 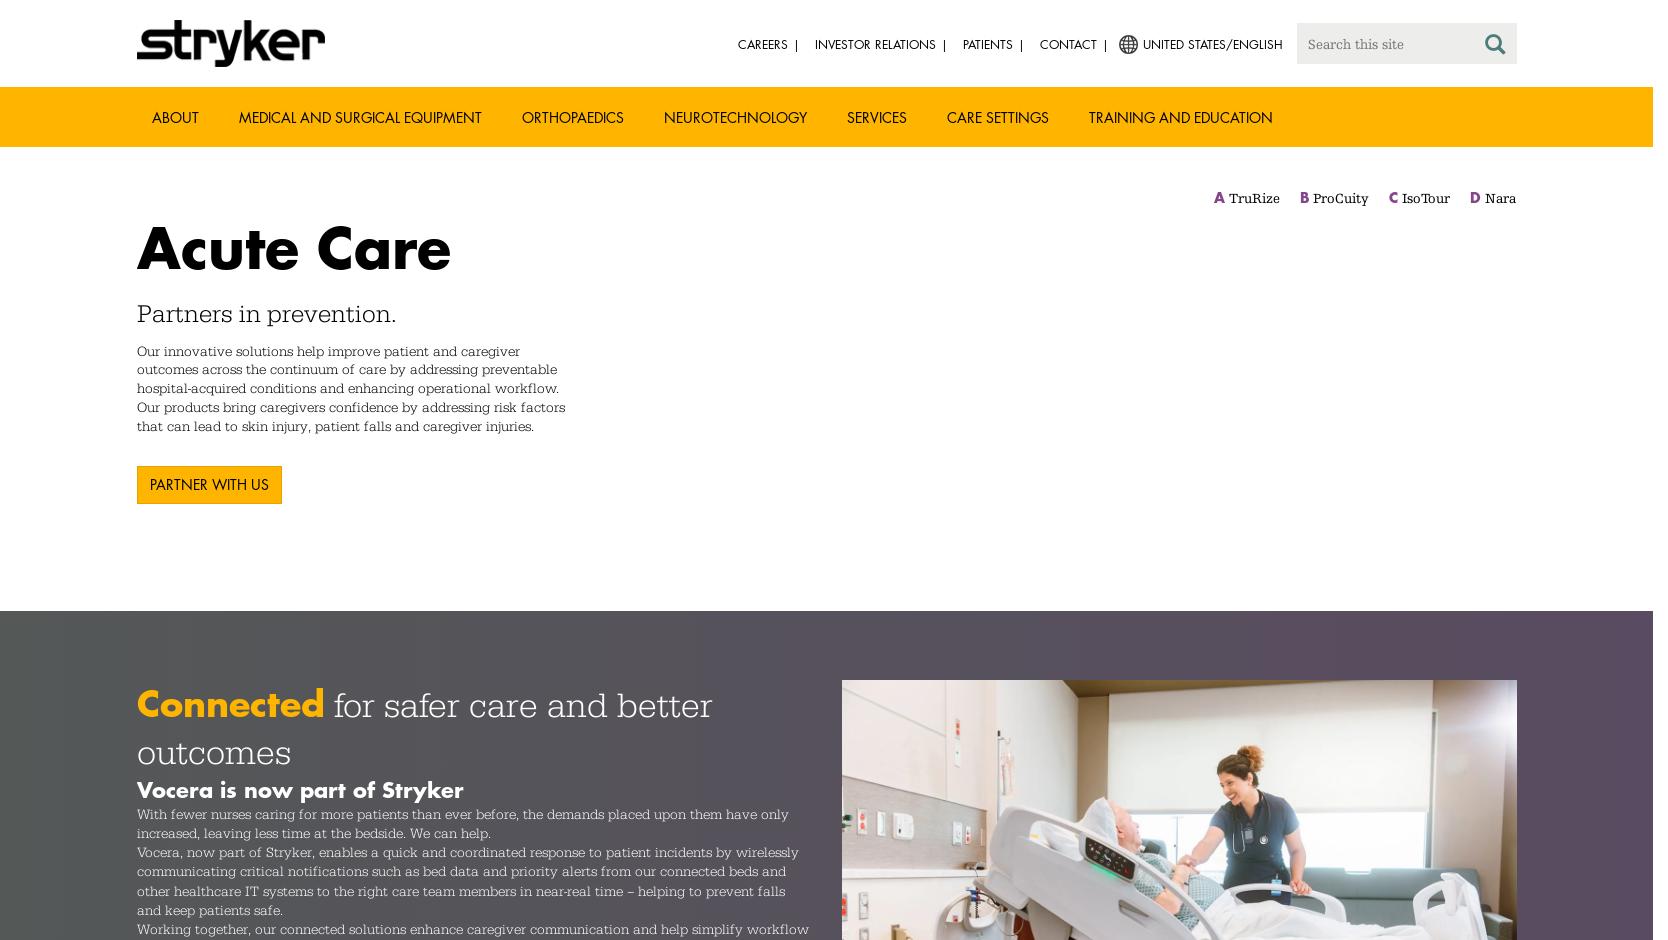 What do you see at coordinates (1304, 196) in the screenshot?
I see `'B'` at bounding box center [1304, 196].